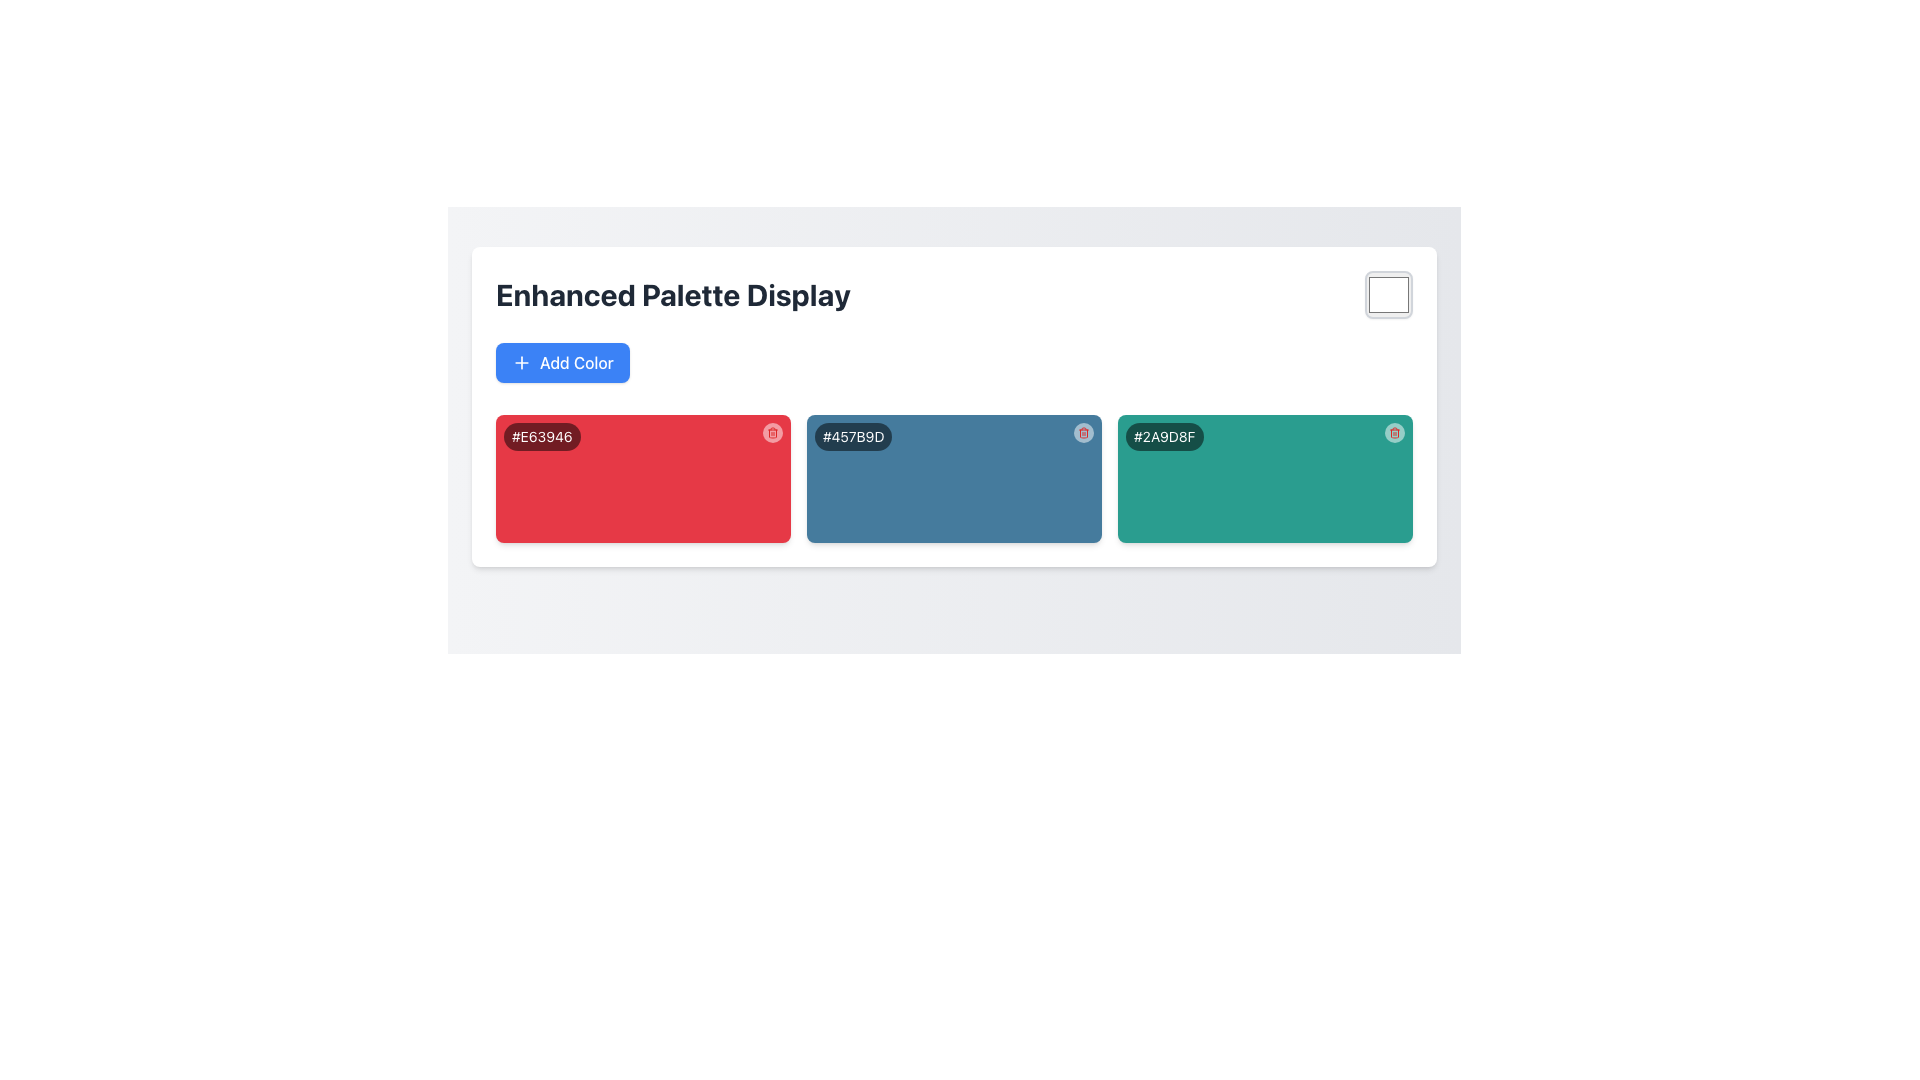  What do you see at coordinates (1394, 431) in the screenshot?
I see `the delete button located at the top-right corner of the green card labeled '#2A9D8F'` at bounding box center [1394, 431].